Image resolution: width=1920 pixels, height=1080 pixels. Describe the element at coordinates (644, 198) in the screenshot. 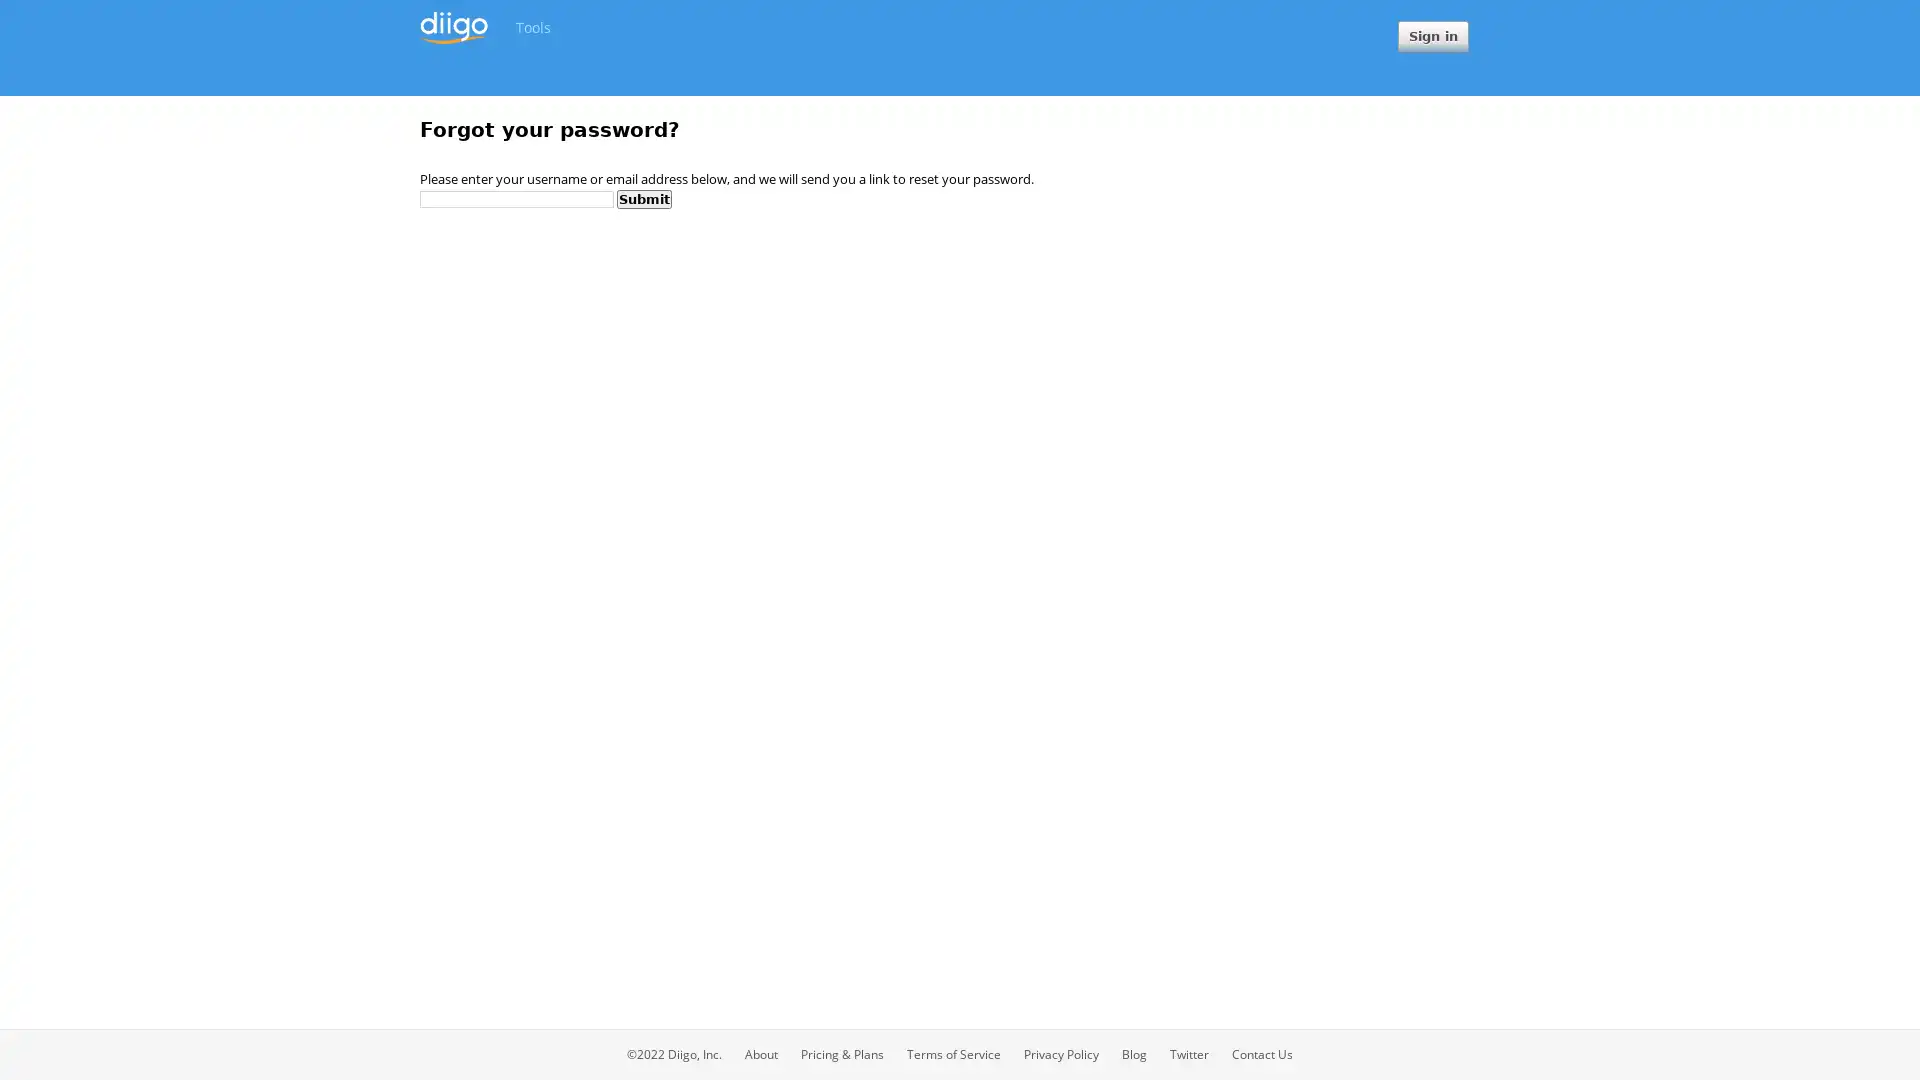

I see `Submit` at that location.